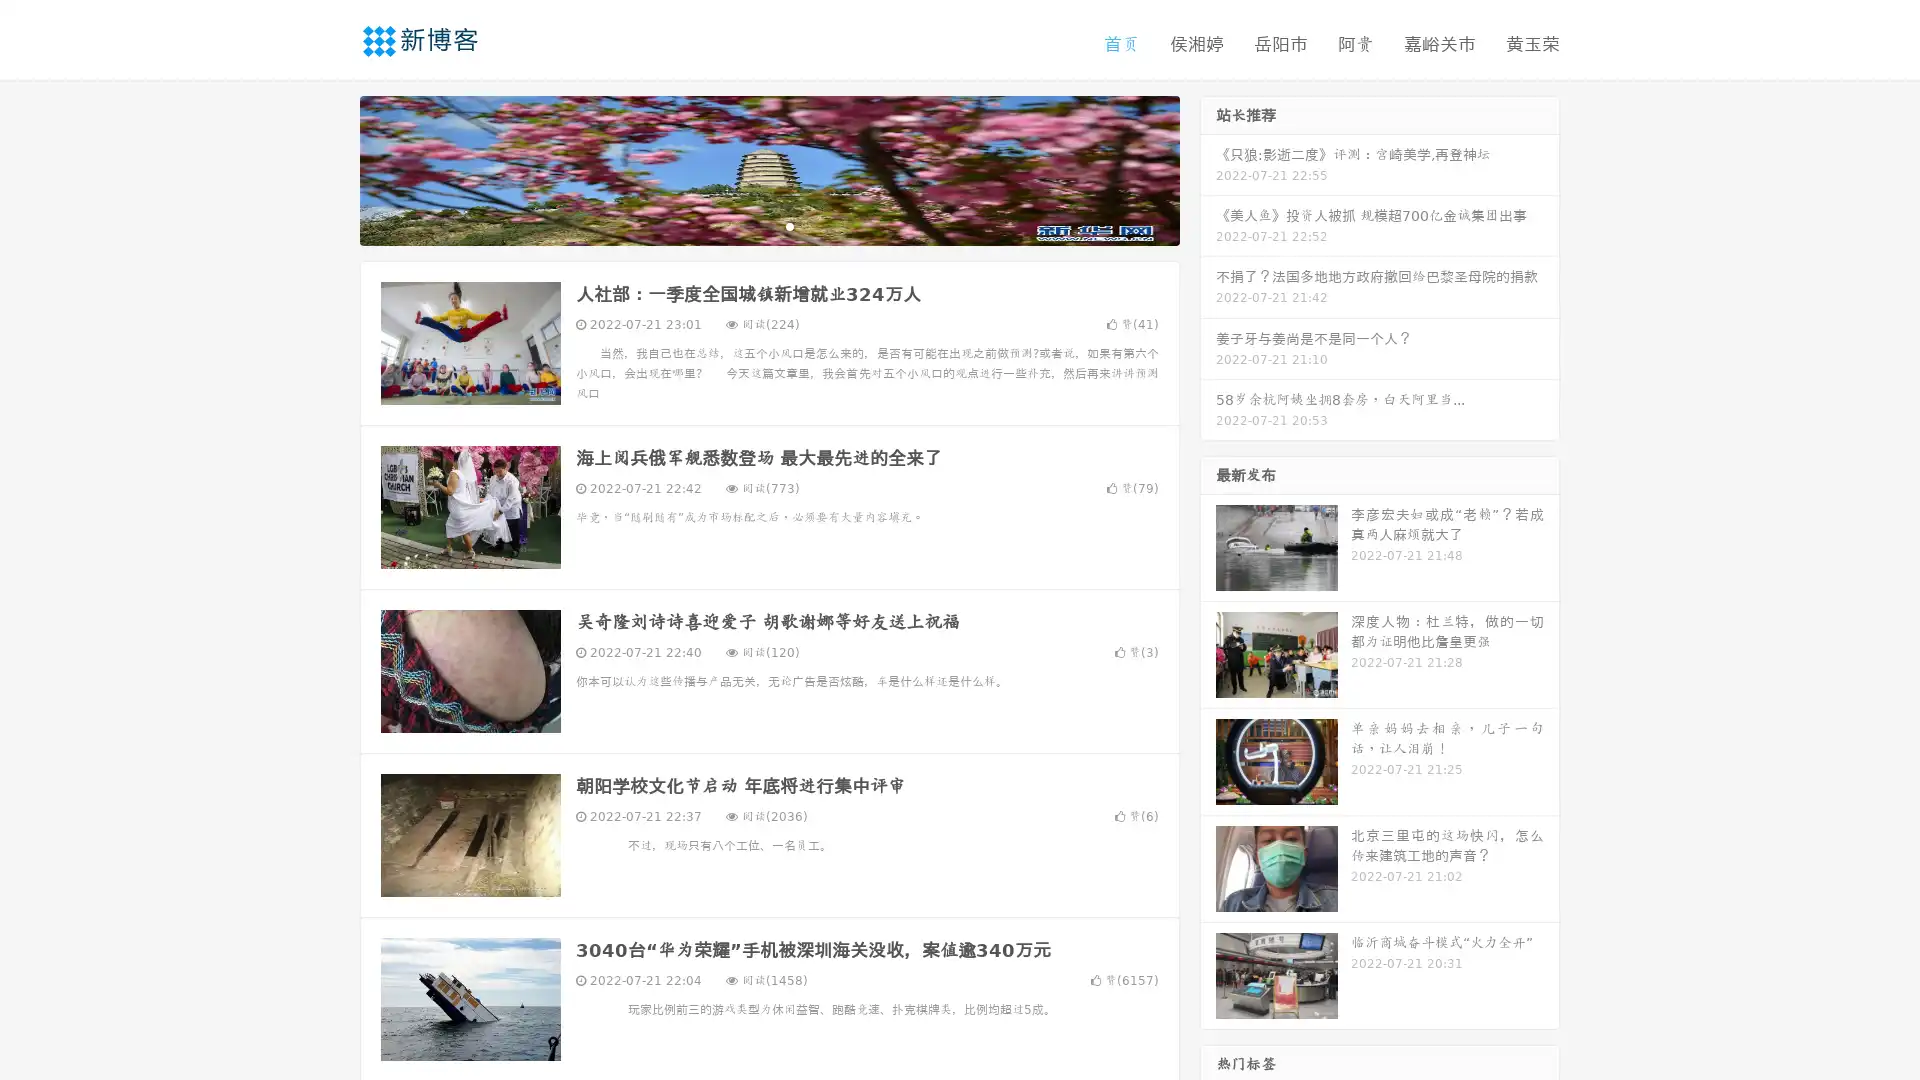  Describe the element at coordinates (768, 225) in the screenshot. I see `Go to slide 2` at that location.